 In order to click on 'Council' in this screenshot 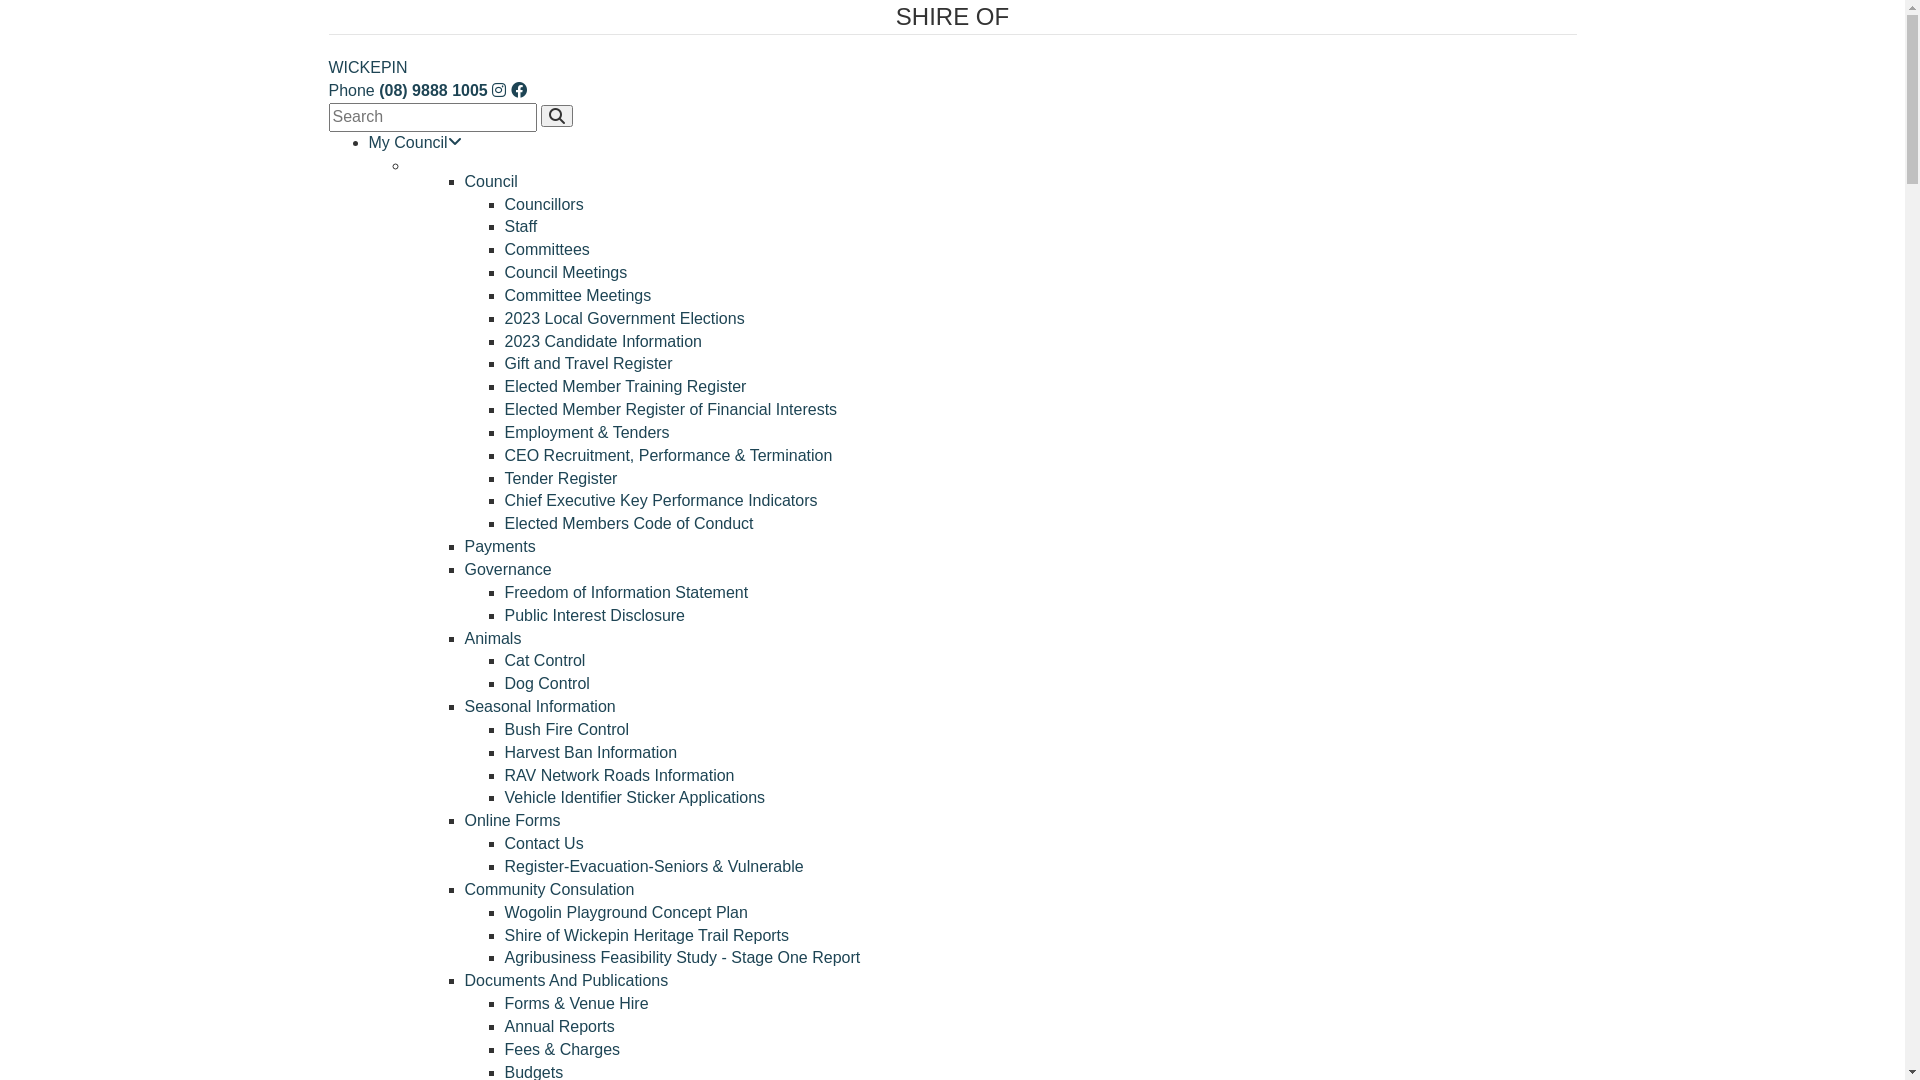, I will do `click(463, 181)`.